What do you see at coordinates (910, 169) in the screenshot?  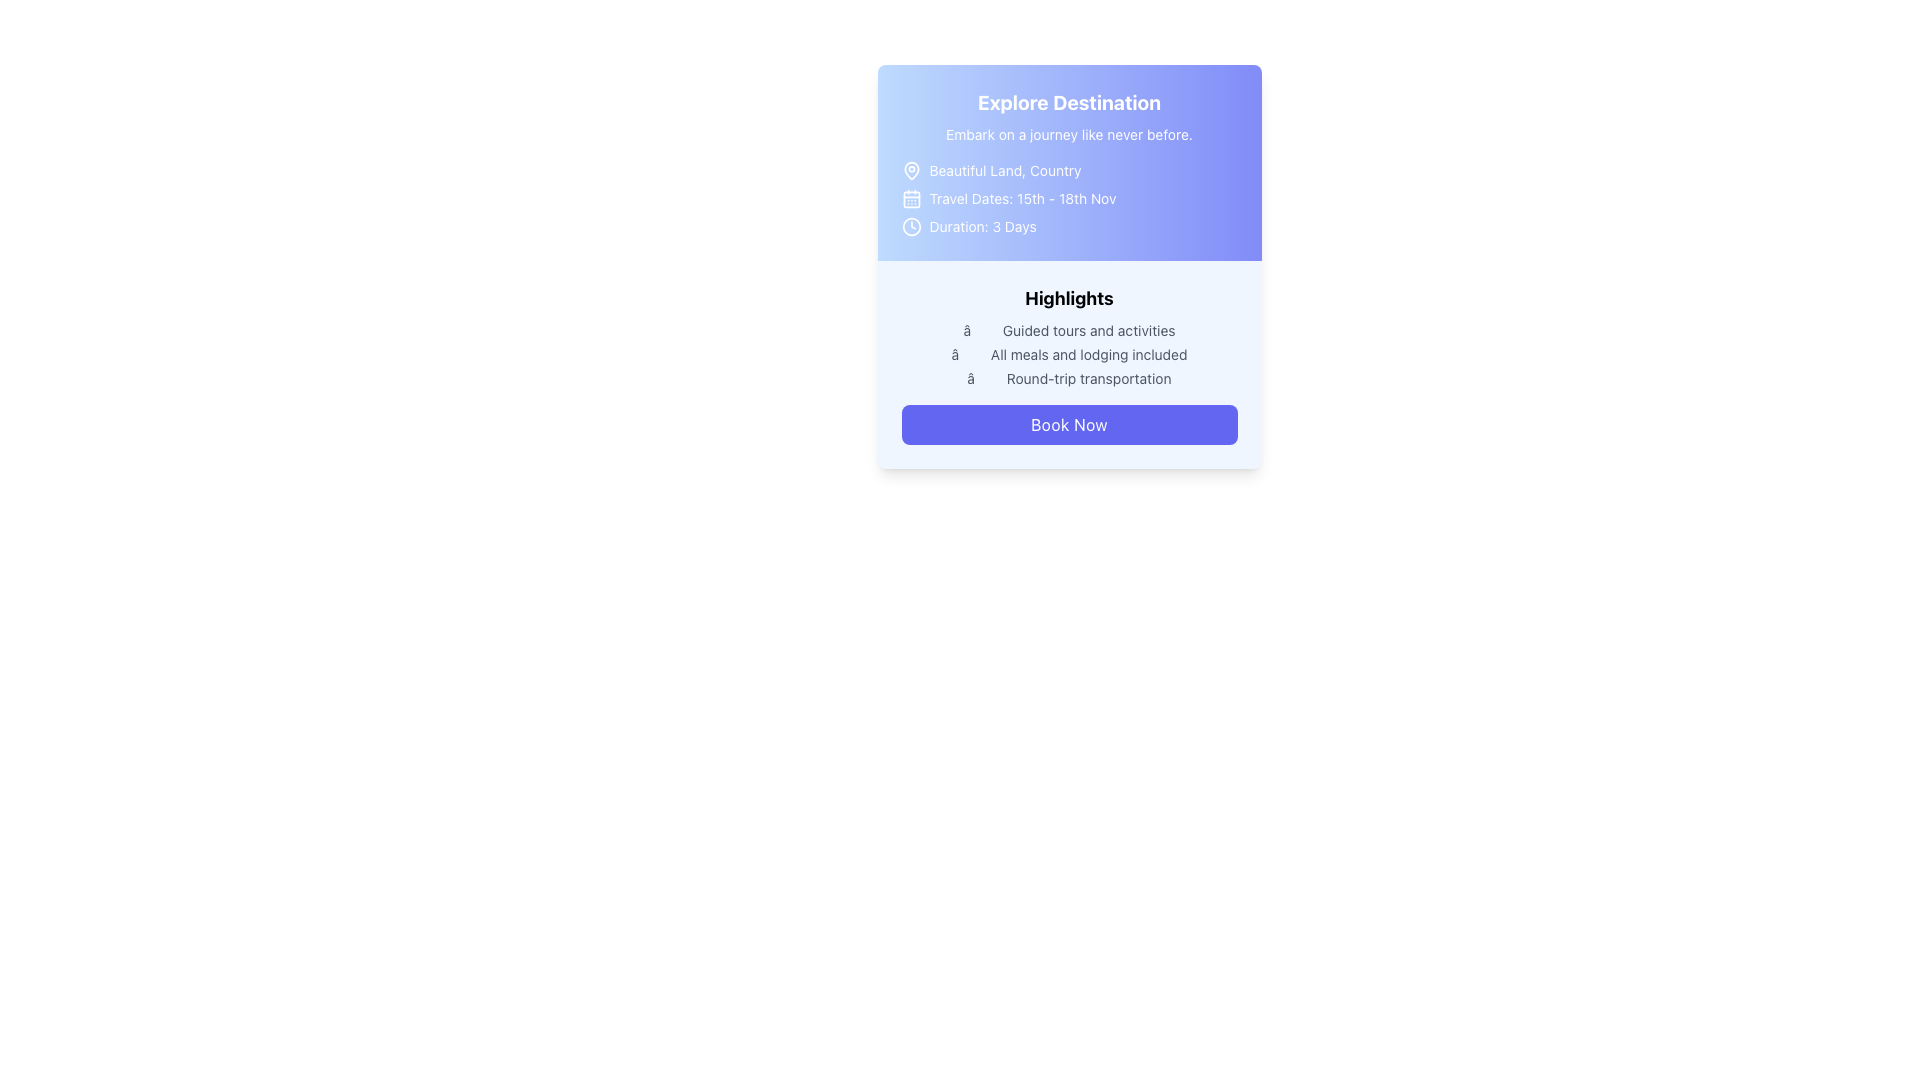 I see `pin-shaped icon located next to the text 'Beautiful Land, Country', which has a thin outline and no internal fill` at bounding box center [910, 169].